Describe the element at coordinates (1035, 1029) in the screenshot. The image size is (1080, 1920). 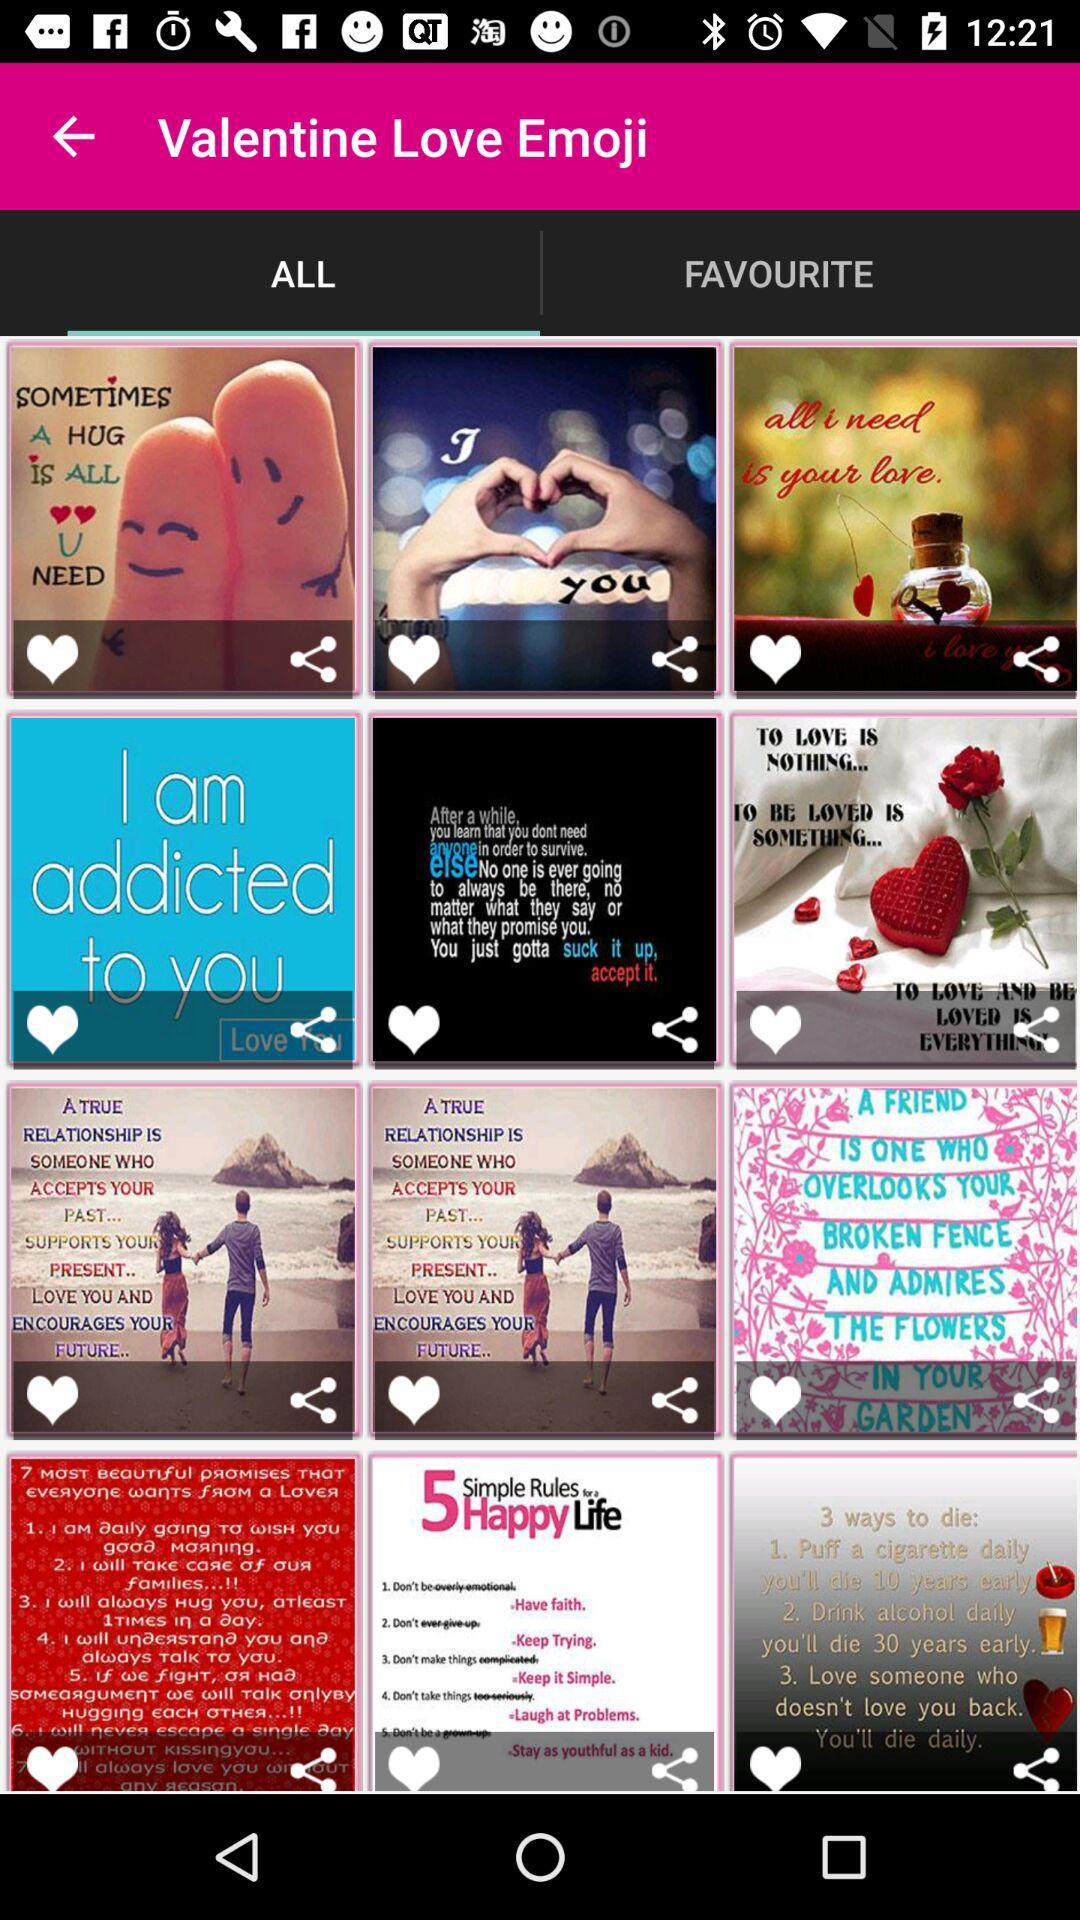
I see `share post` at that location.